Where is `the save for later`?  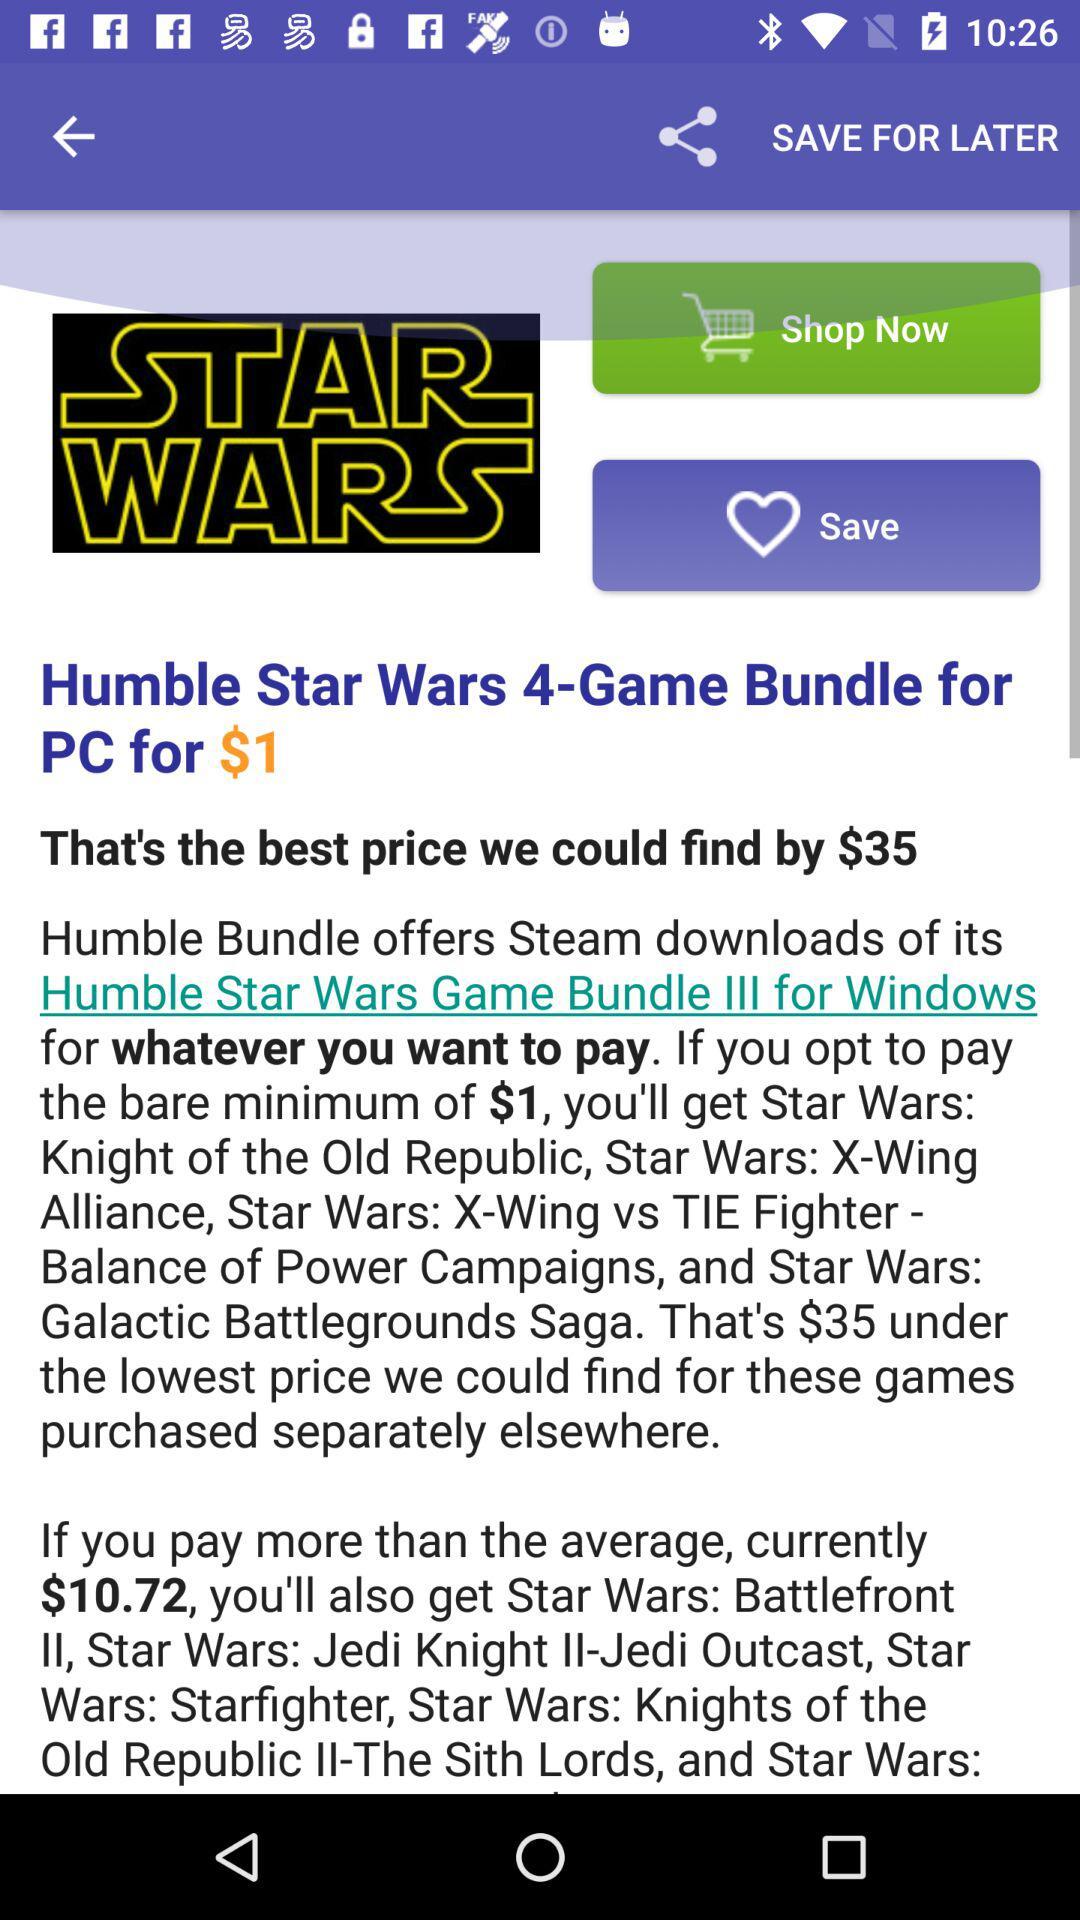
the save for later is located at coordinates (915, 135).